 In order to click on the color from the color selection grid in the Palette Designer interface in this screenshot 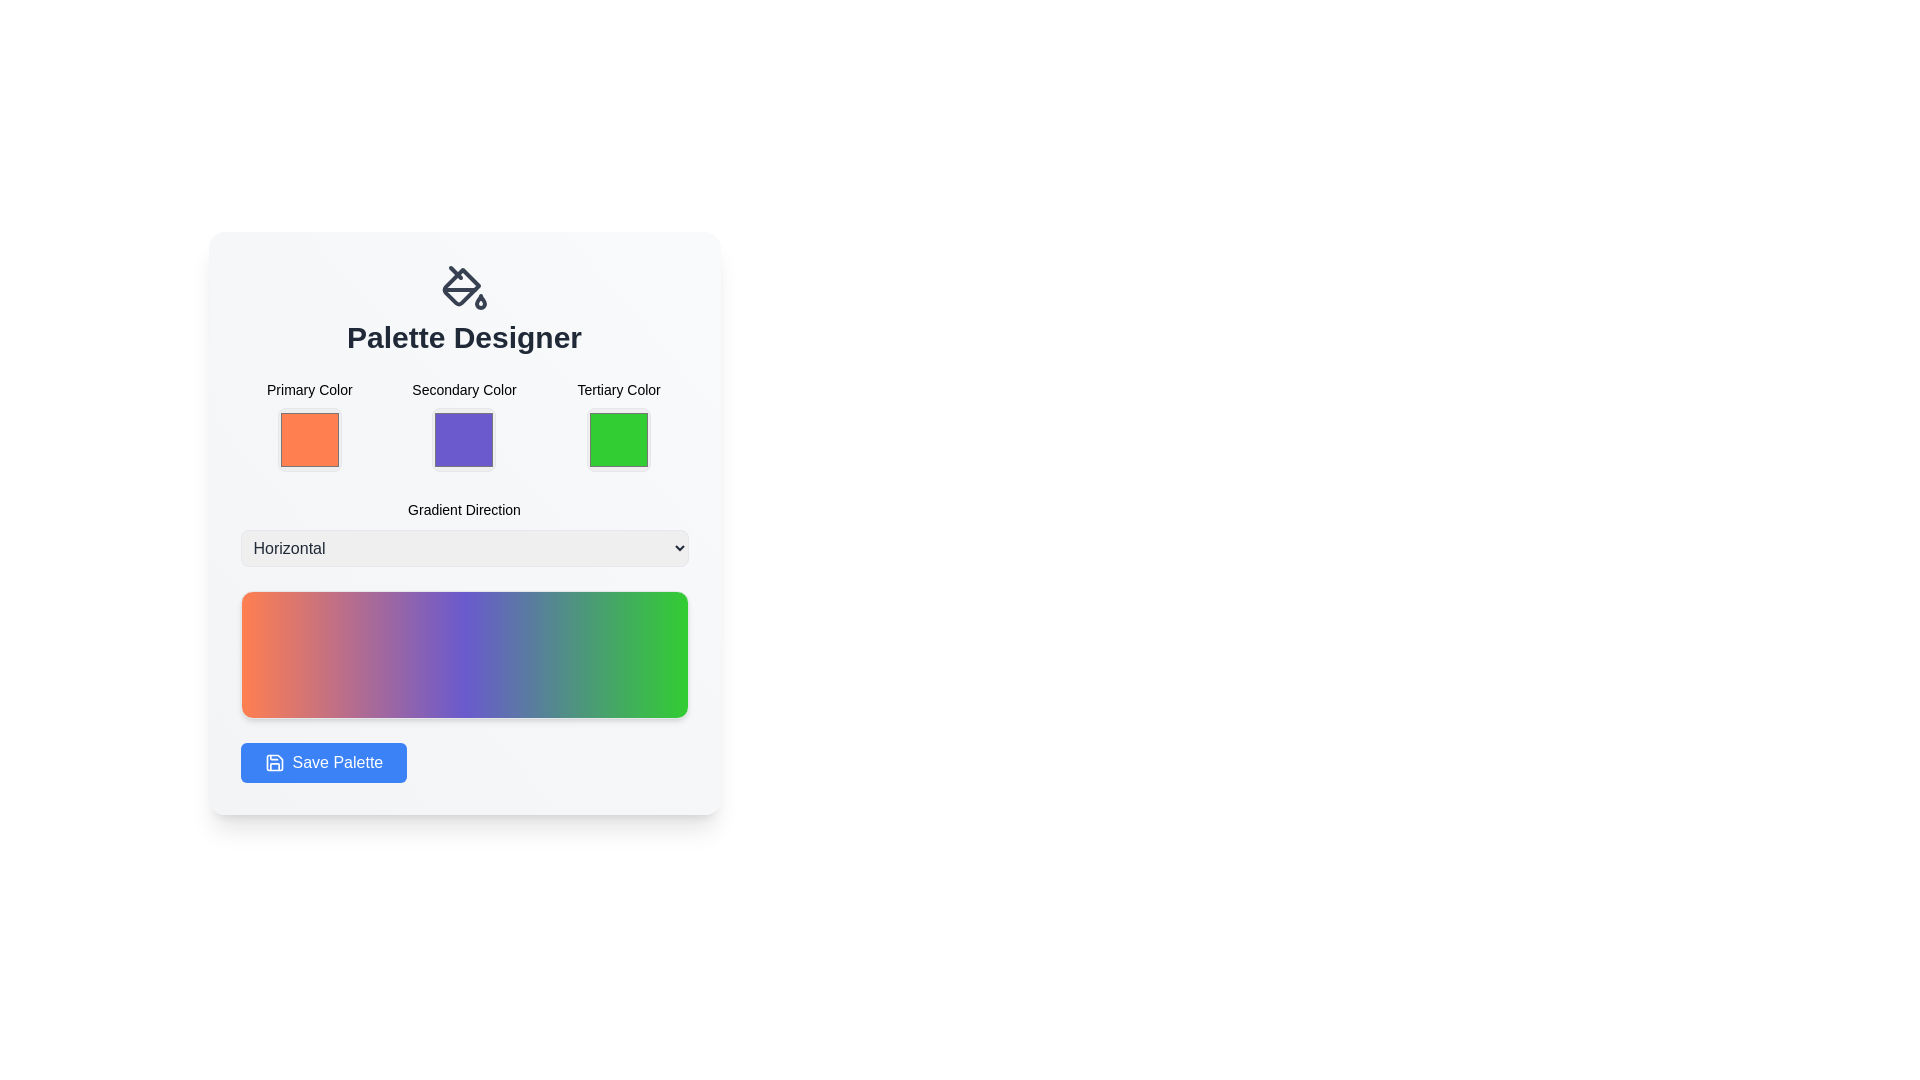, I will do `click(463, 426)`.